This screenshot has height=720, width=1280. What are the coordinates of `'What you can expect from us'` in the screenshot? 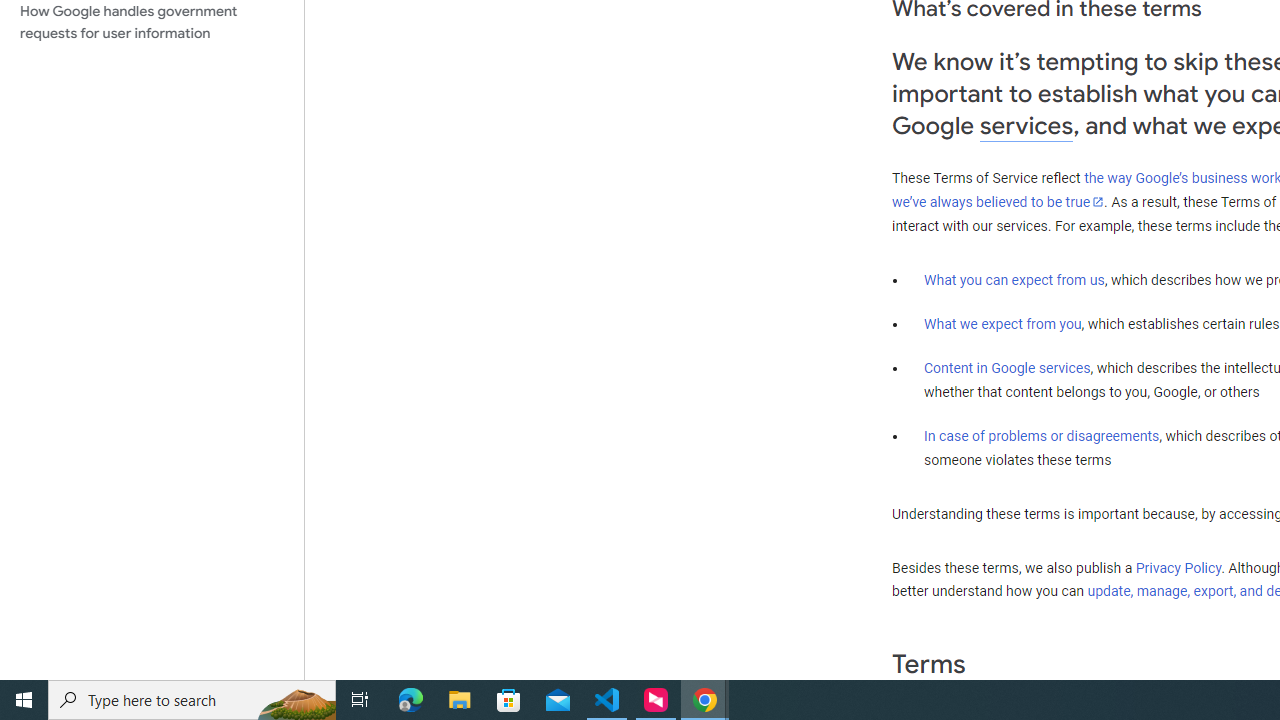 It's located at (1014, 279).